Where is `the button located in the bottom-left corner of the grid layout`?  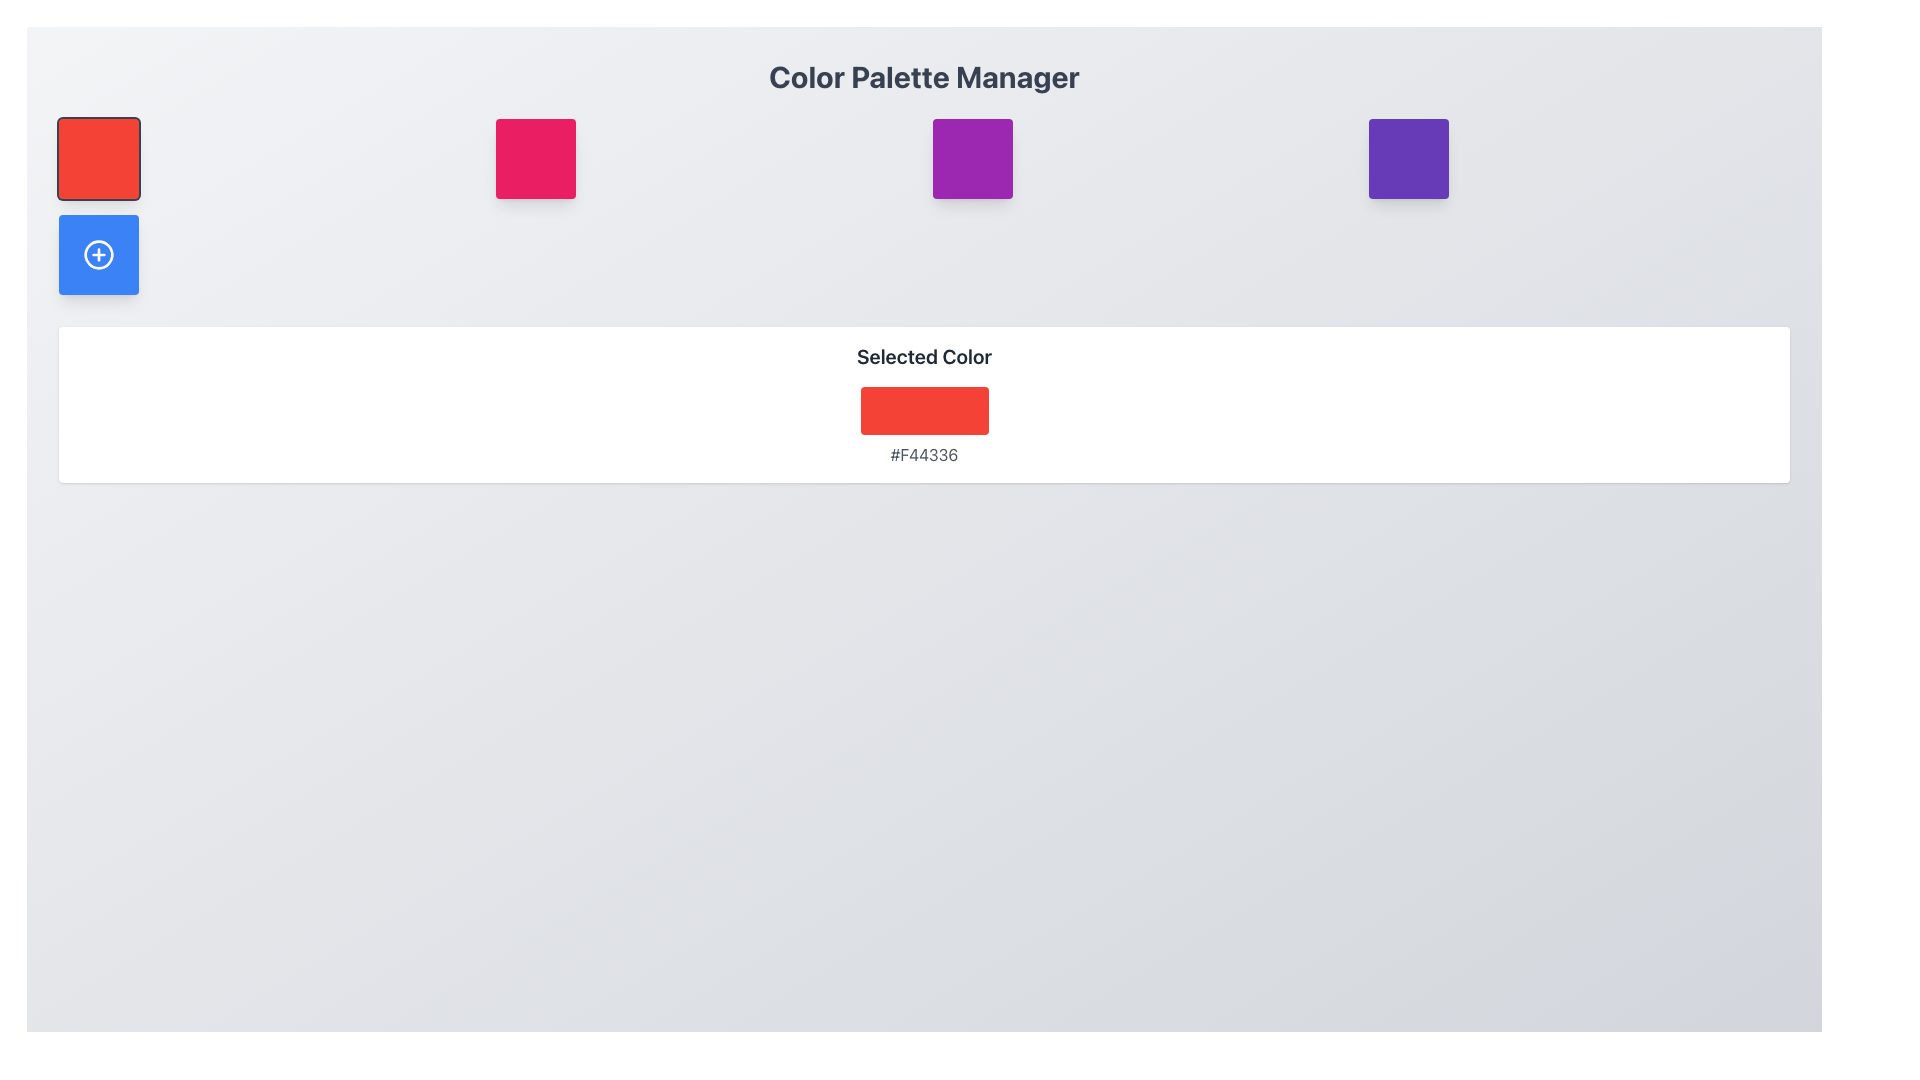
the button located in the bottom-left corner of the grid layout is located at coordinates (98, 253).